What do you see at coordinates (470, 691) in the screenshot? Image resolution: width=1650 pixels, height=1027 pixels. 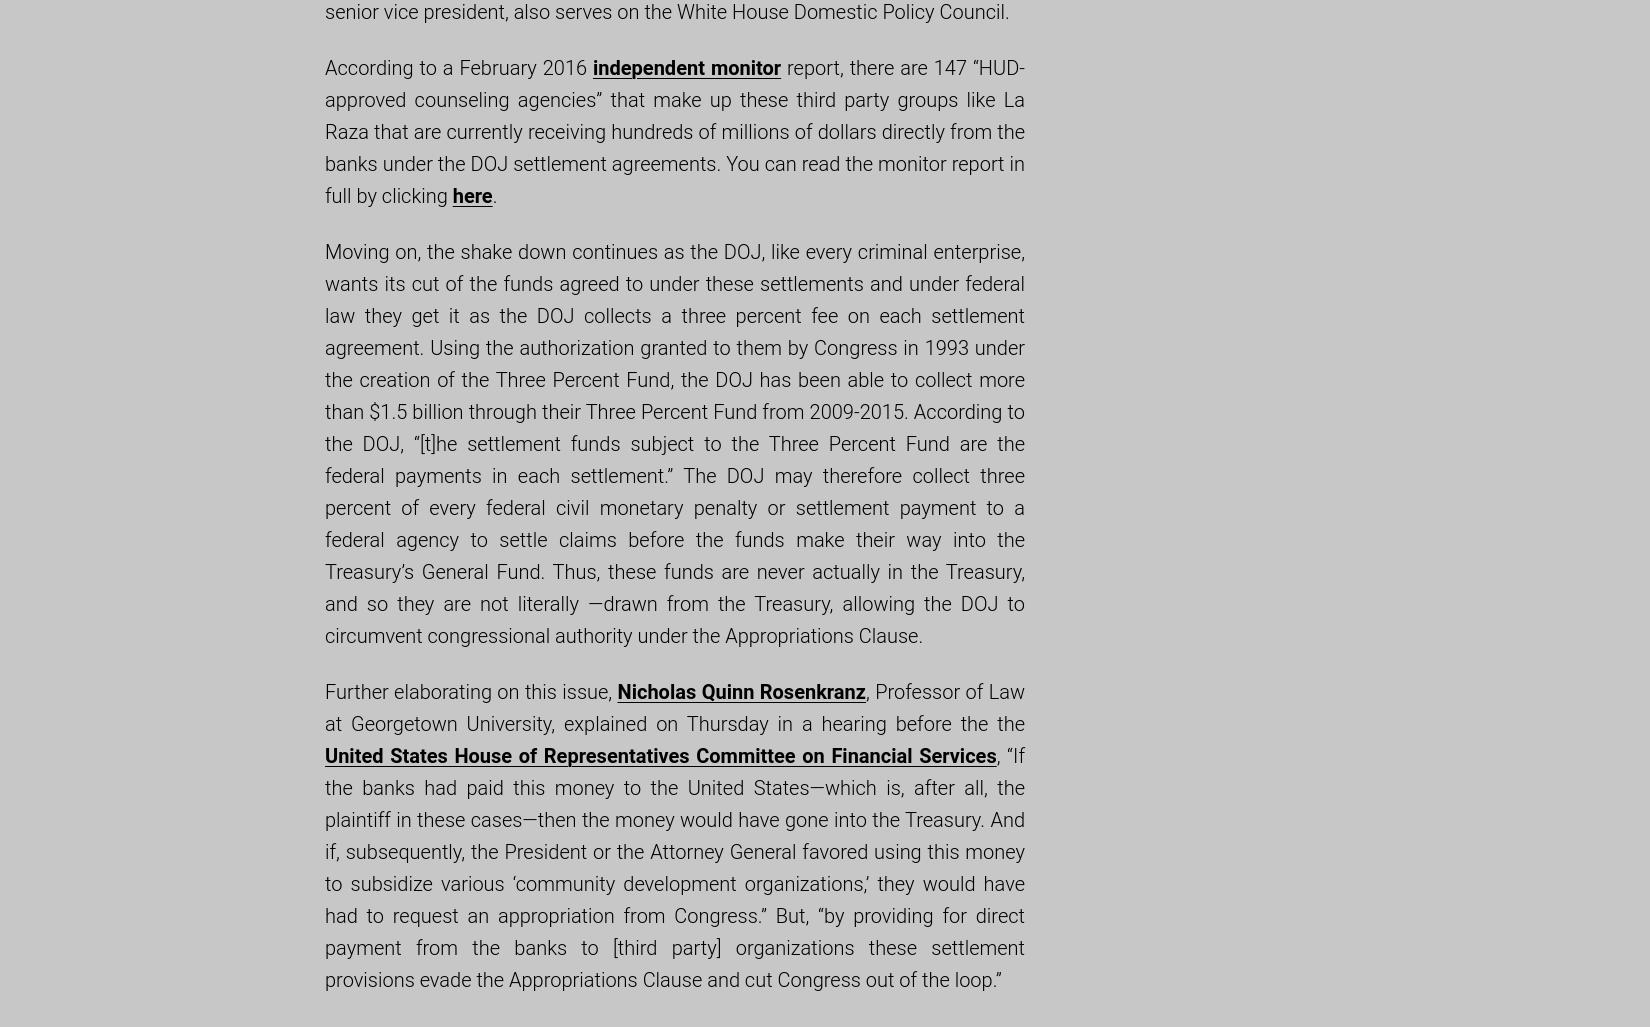 I see `'Further elaborating on this issue,'` at bounding box center [470, 691].